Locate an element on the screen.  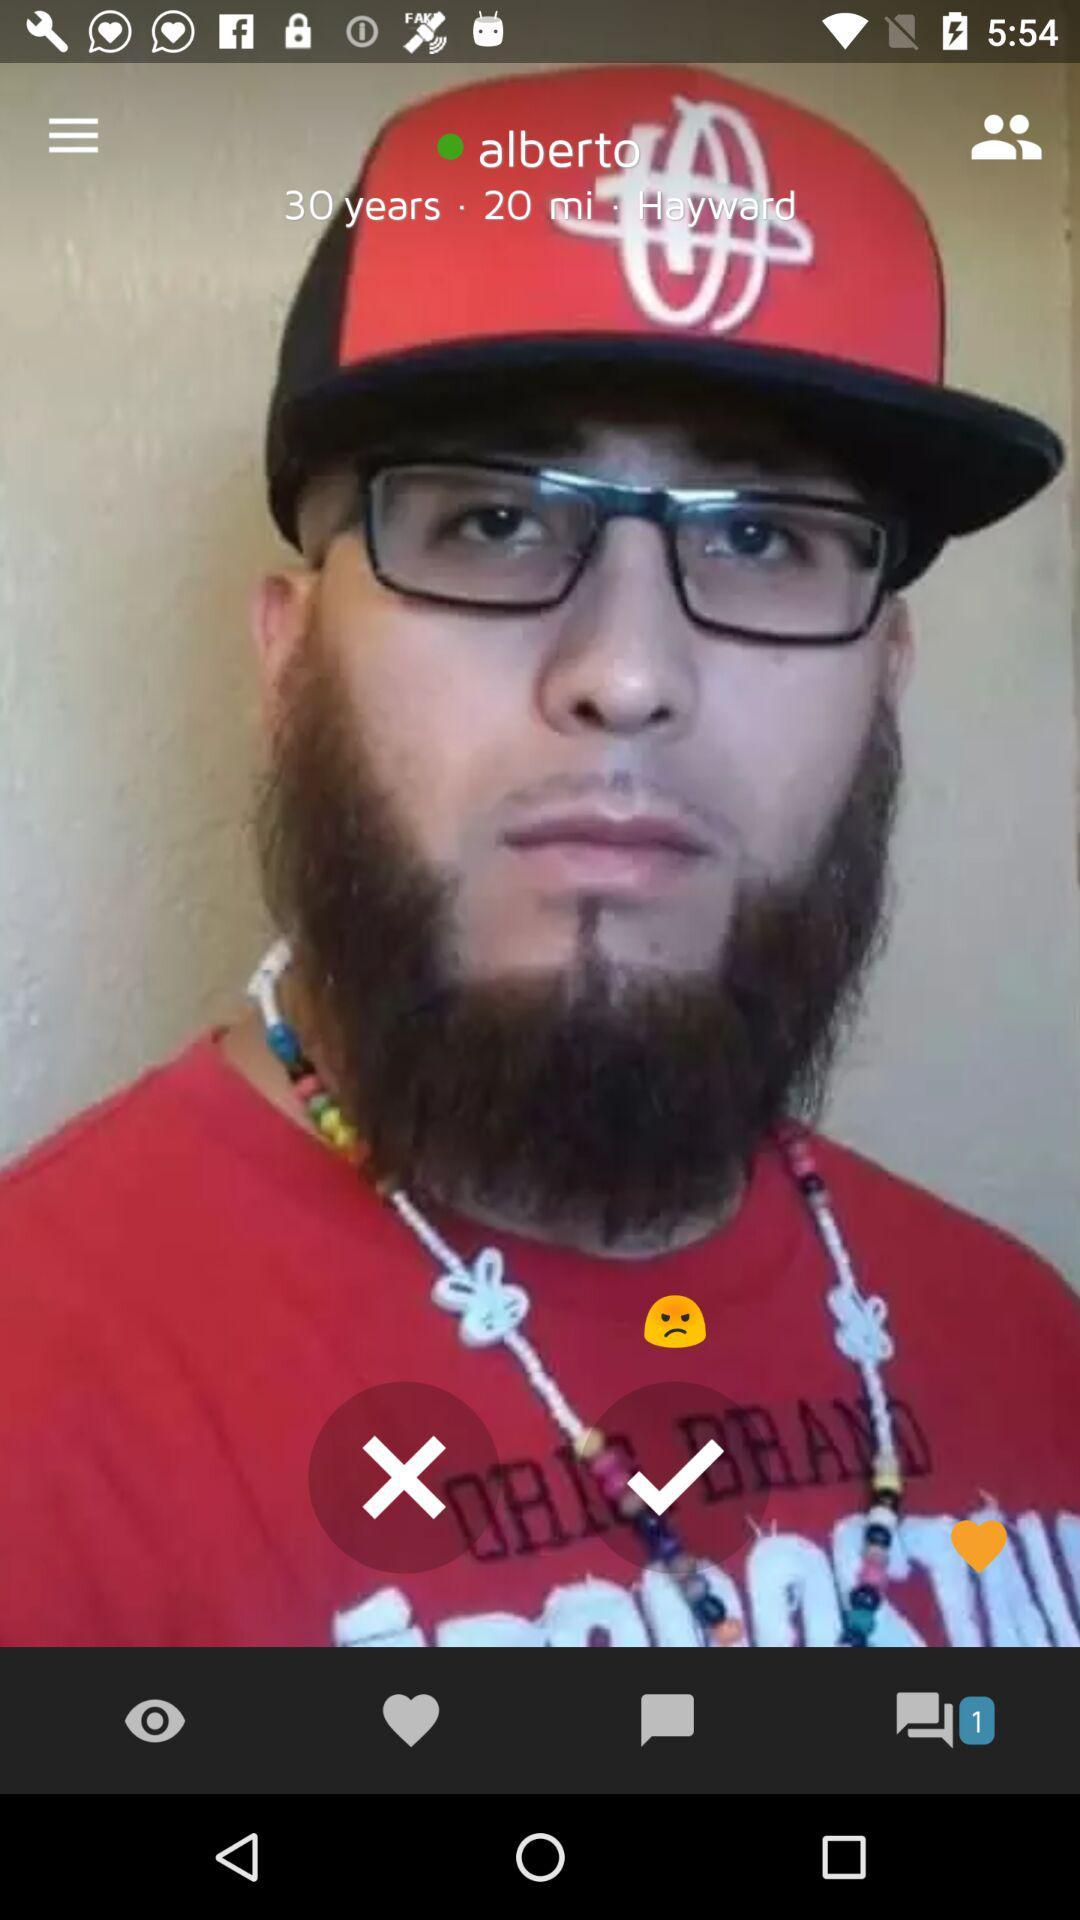
the heart symbol is located at coordinates (978, 1545).